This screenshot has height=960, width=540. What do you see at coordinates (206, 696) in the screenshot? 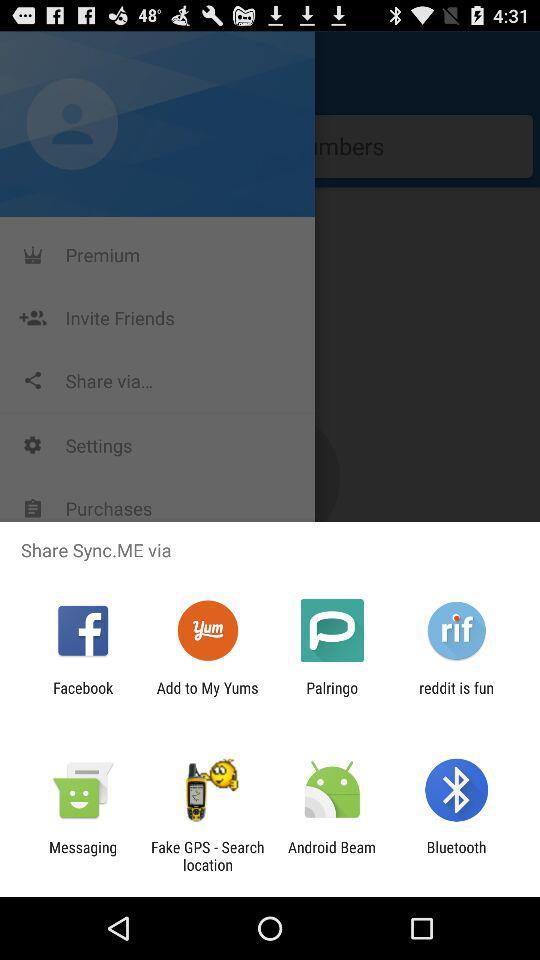
I see `the add to my icon` at bounding box center [206, 696].